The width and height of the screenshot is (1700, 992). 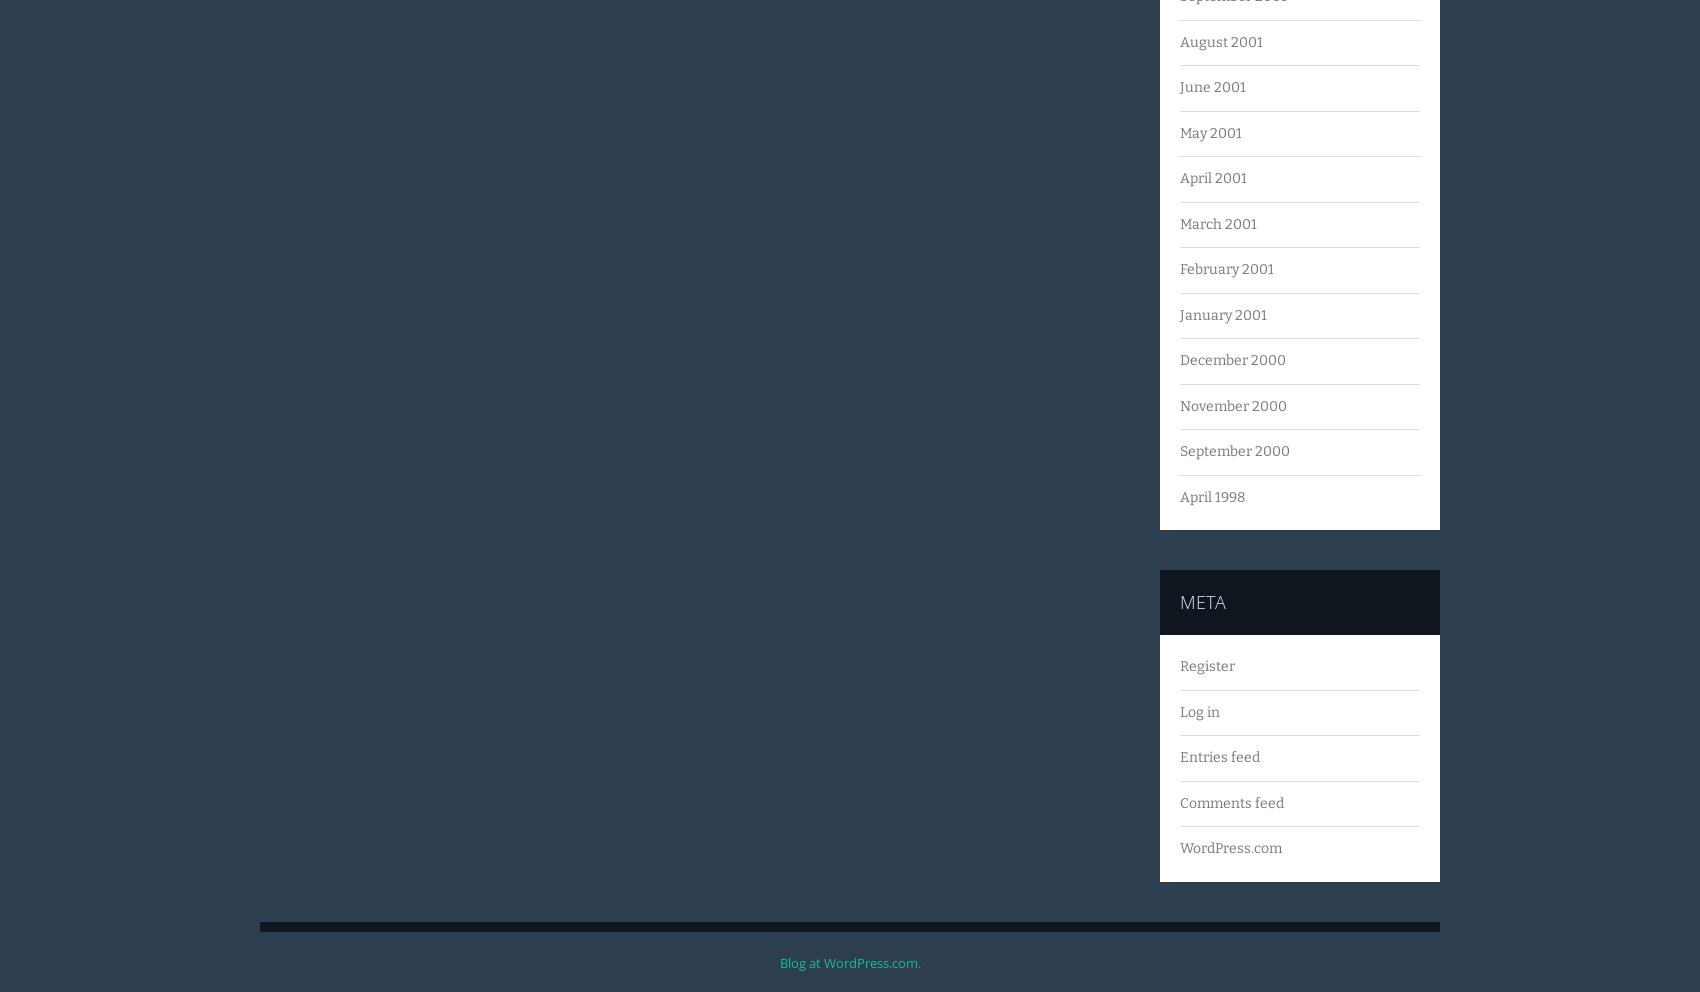 I want to click on 'November 2000', so click(x=1178, y=405).